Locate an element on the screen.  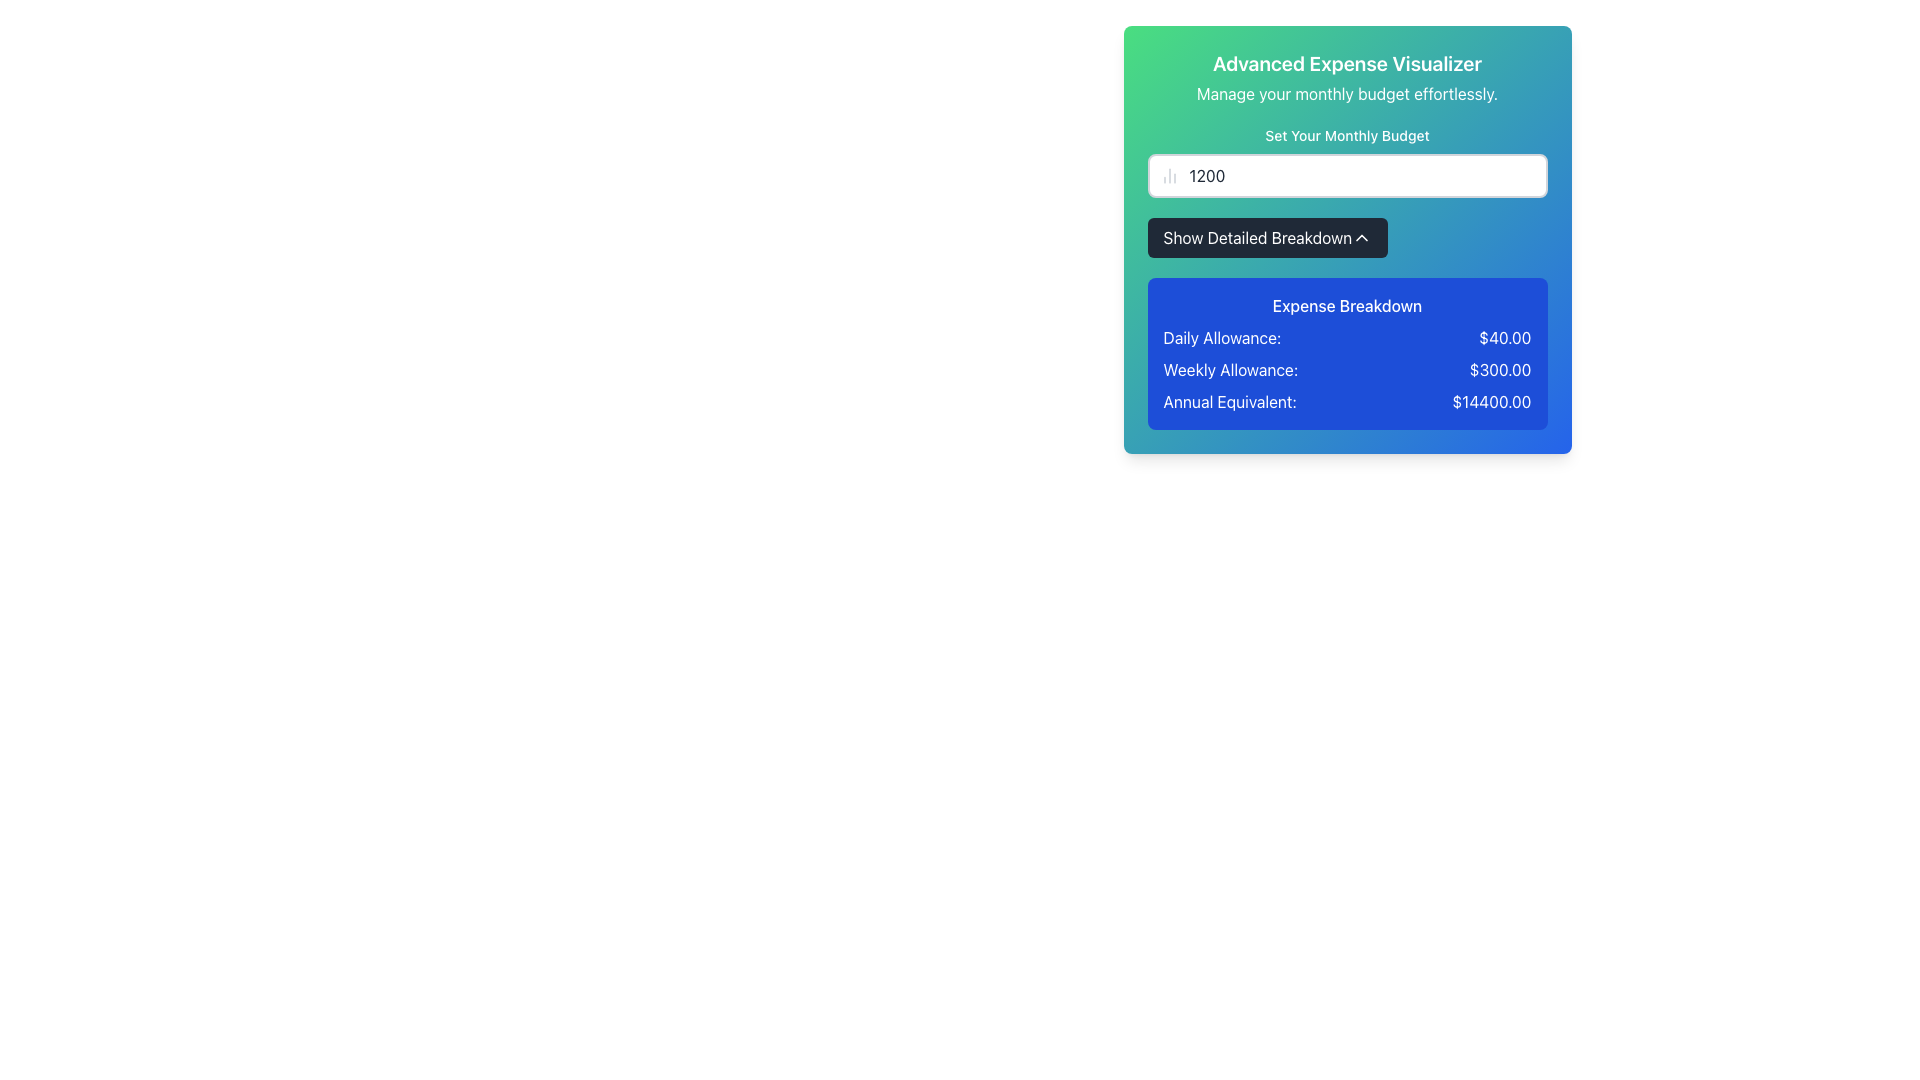
text label 'Weekly Allowance:' styled in white on a blue background, located within the 'Expense Breakdown' section is located at coordinates (1229, 370).